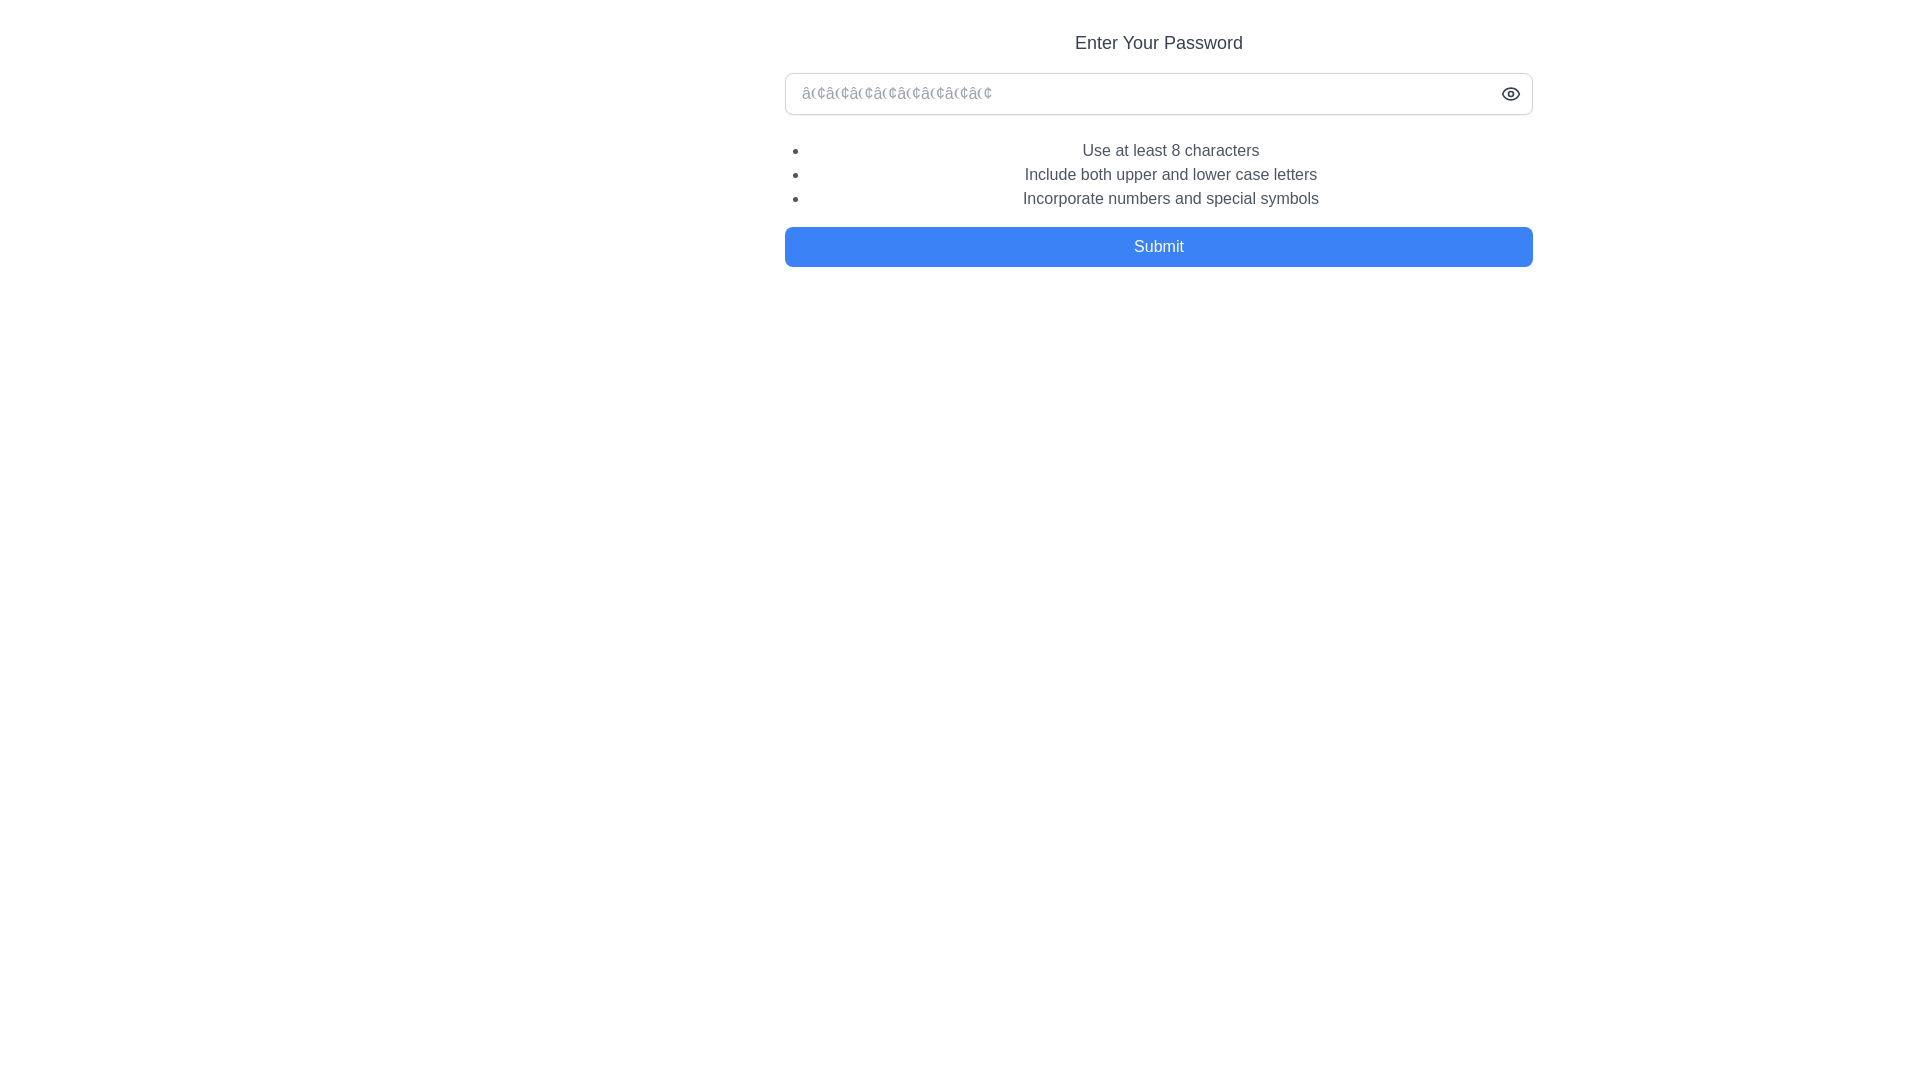 The image size is (1920, 1080). Describe the element at coordinates (1158, 169) in the screenshot. I see `instructions provided in the bulleted list of password requirements located centrally underneath the password input field` at that location.